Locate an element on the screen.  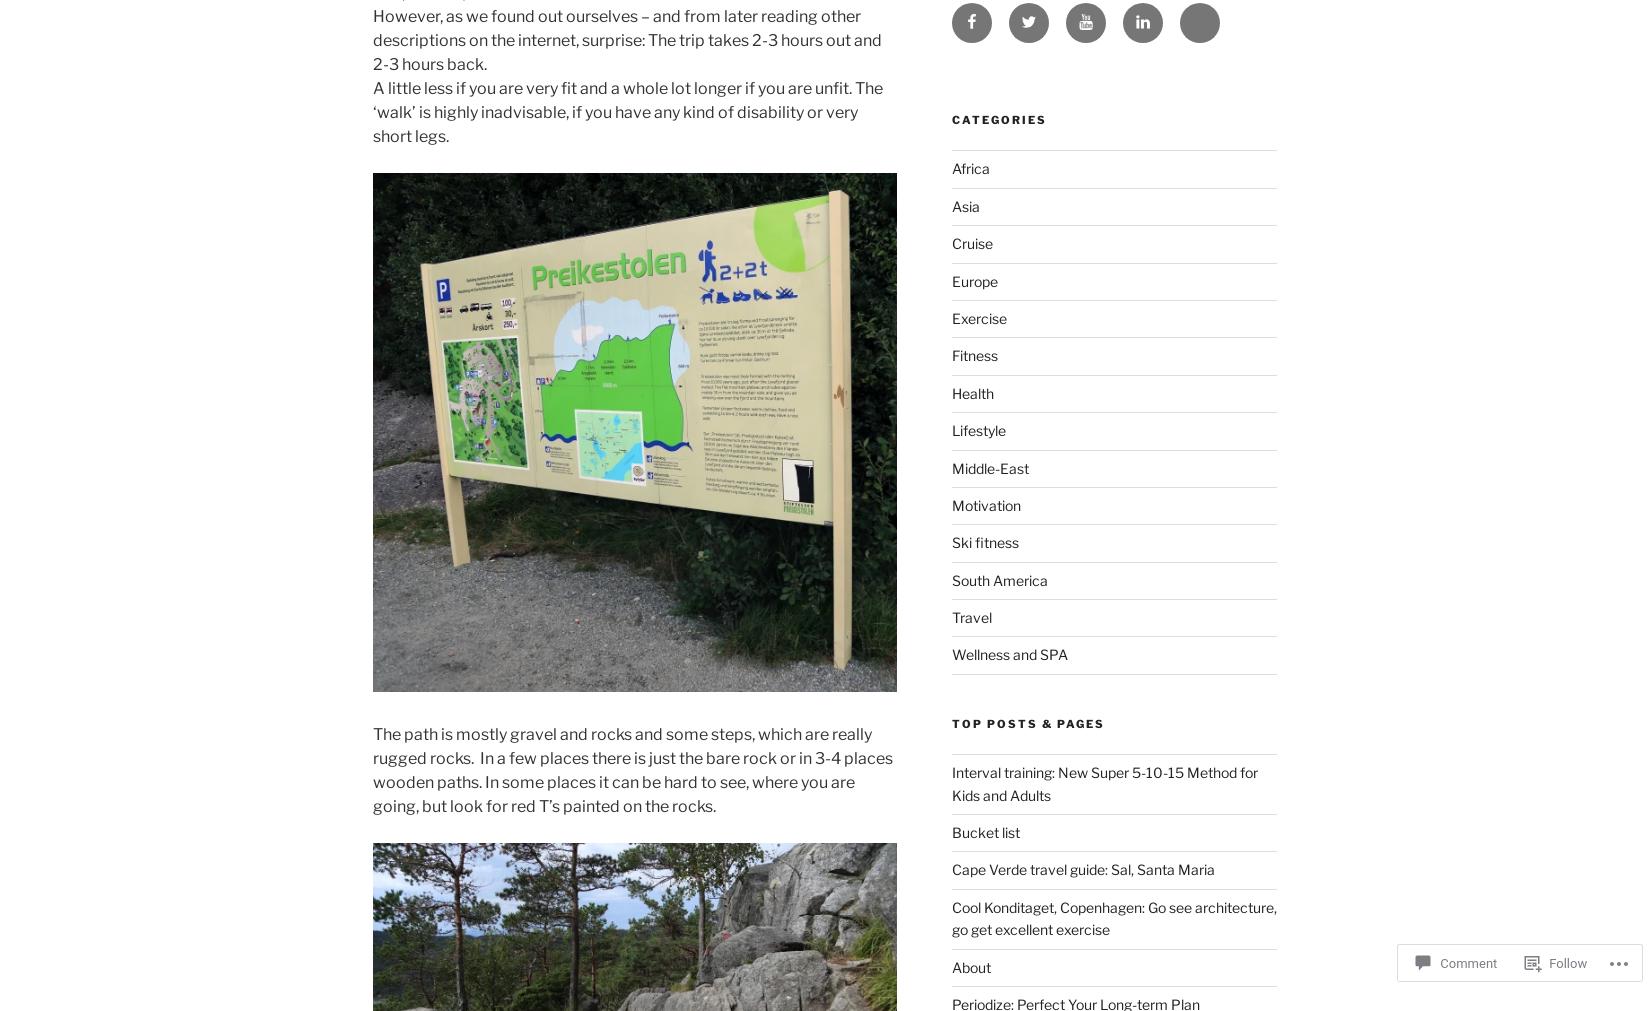
'Interval training: New Super 5-10-15 Method for Kids and Adults' is located at coordinates (1104, 782).